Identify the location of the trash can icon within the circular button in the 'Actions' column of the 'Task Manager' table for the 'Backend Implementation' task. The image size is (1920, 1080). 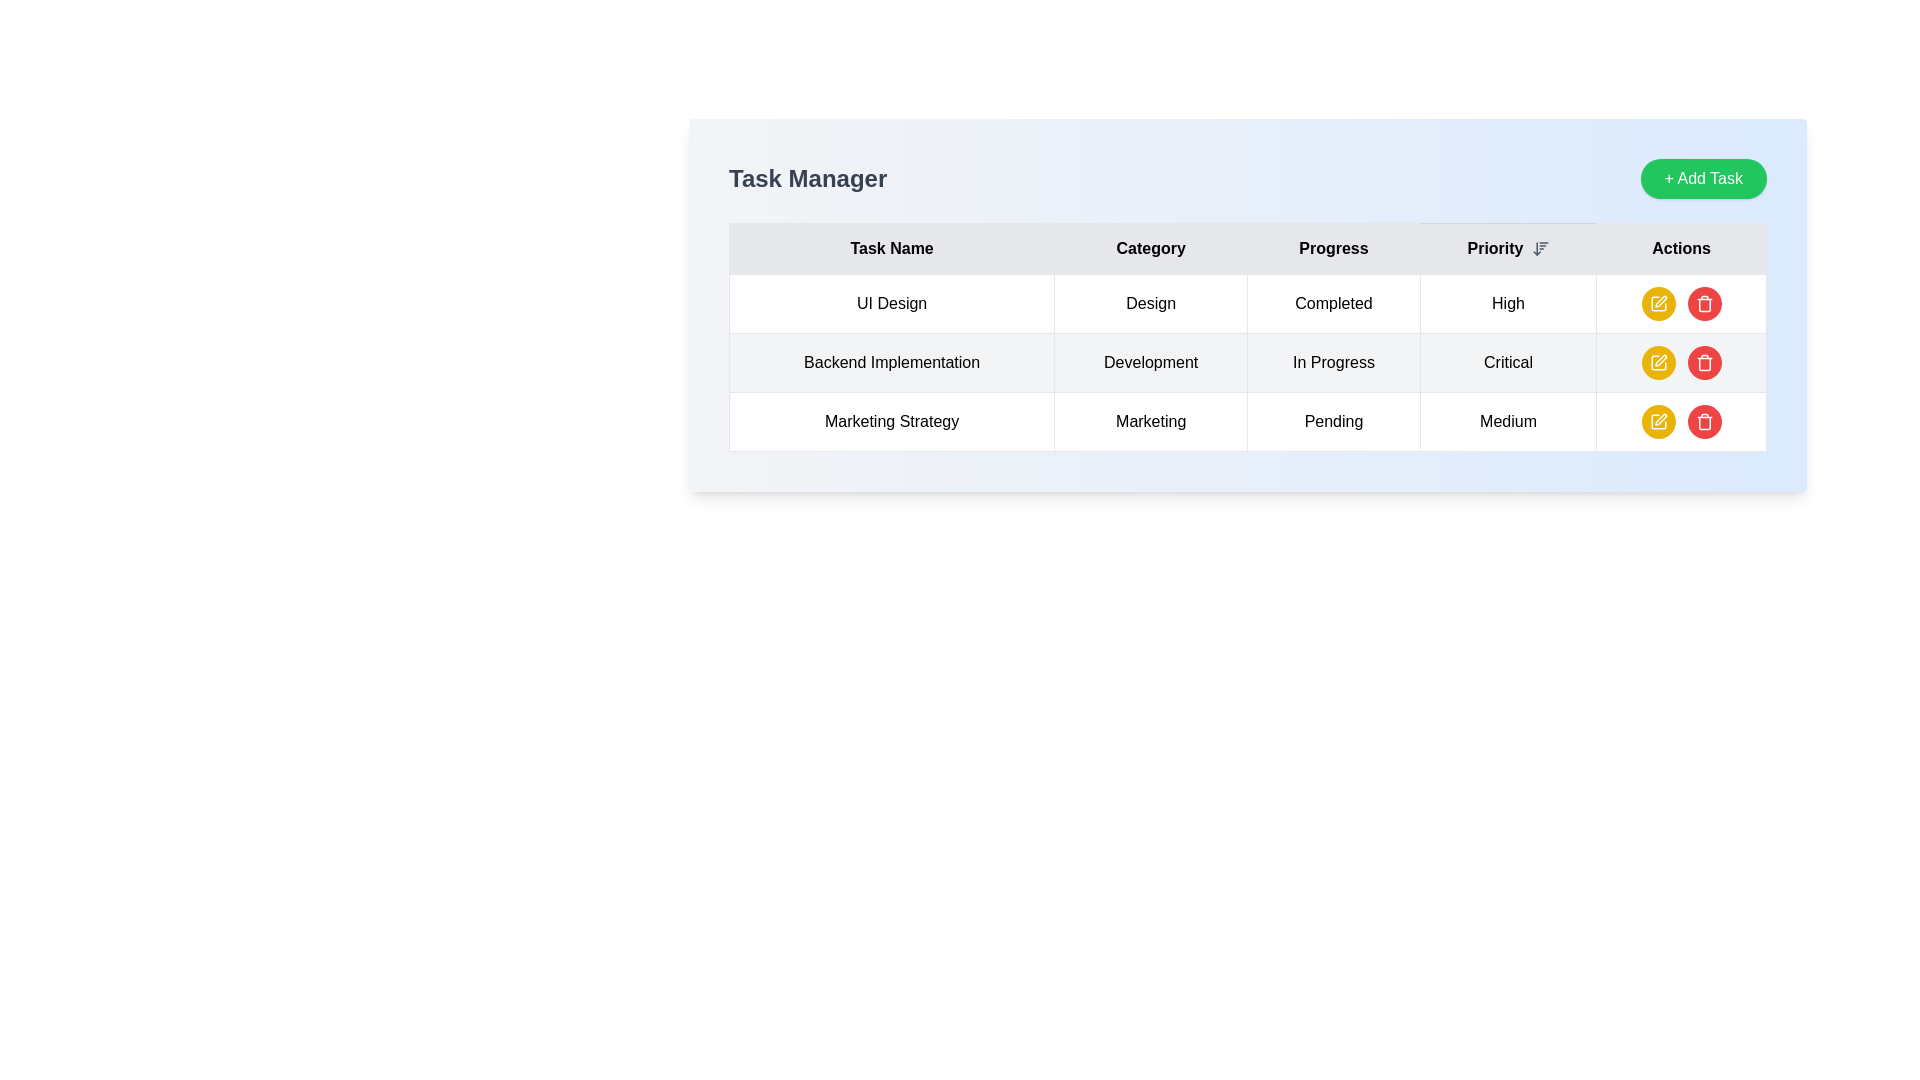
(1703, 362).